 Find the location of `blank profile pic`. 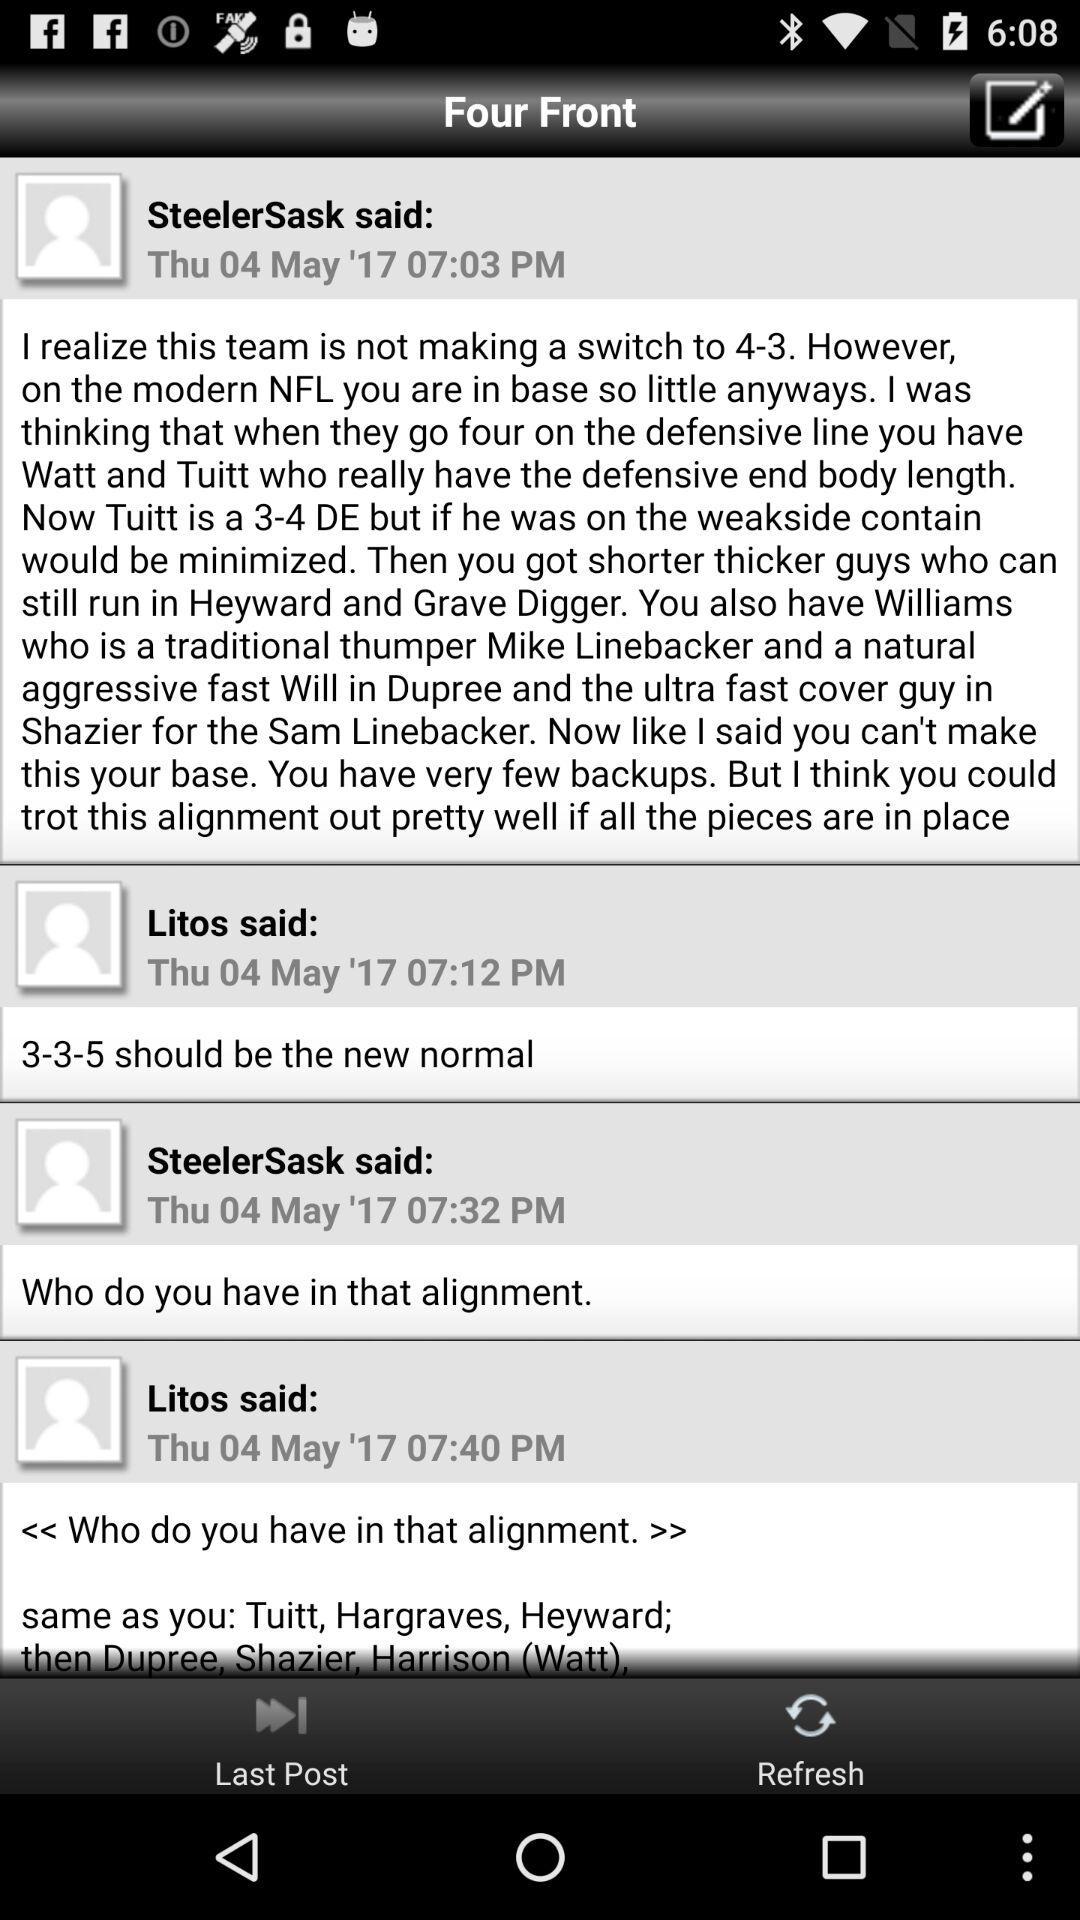

blank profile pic is located at coordinates (72, 1413).